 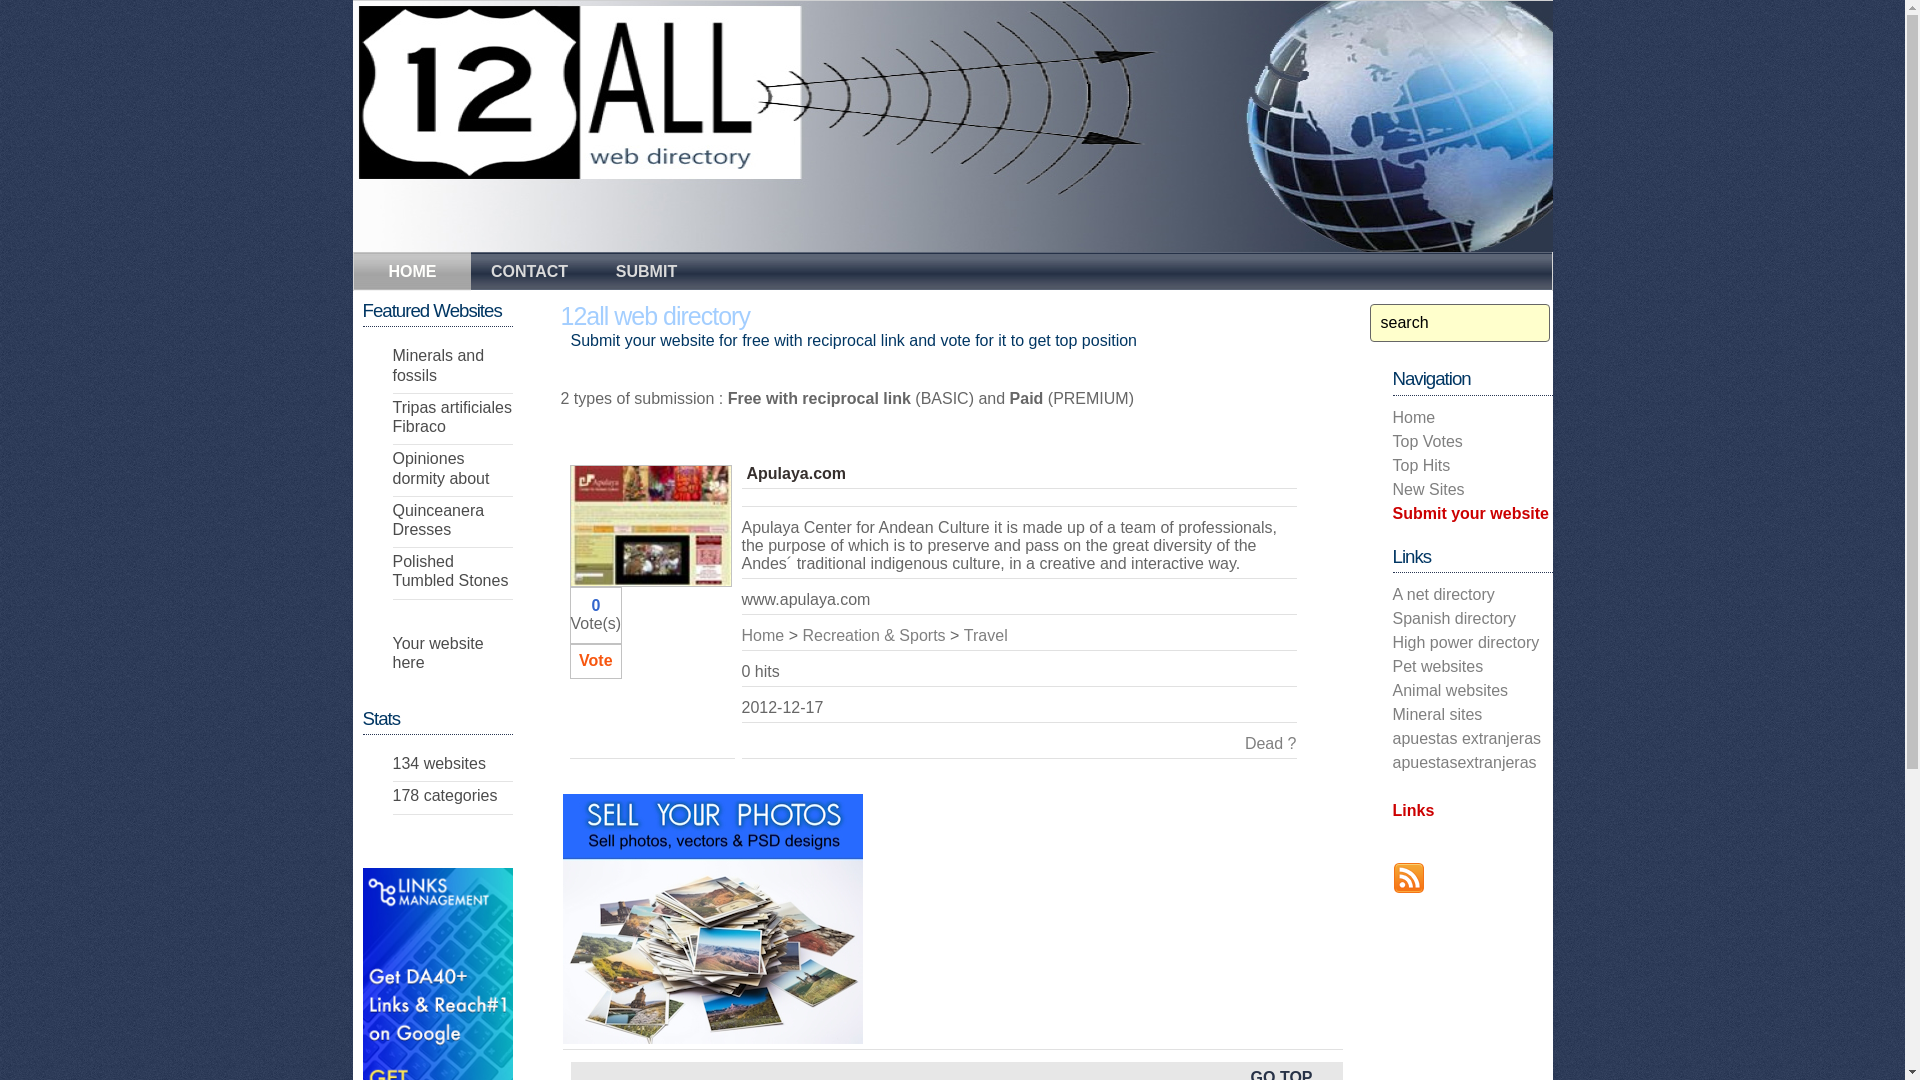 What do you see at coordinates (1466, 738) in the screenshot?
I see `'apuestas extranjeras'` at bounding box center [1466, 738].